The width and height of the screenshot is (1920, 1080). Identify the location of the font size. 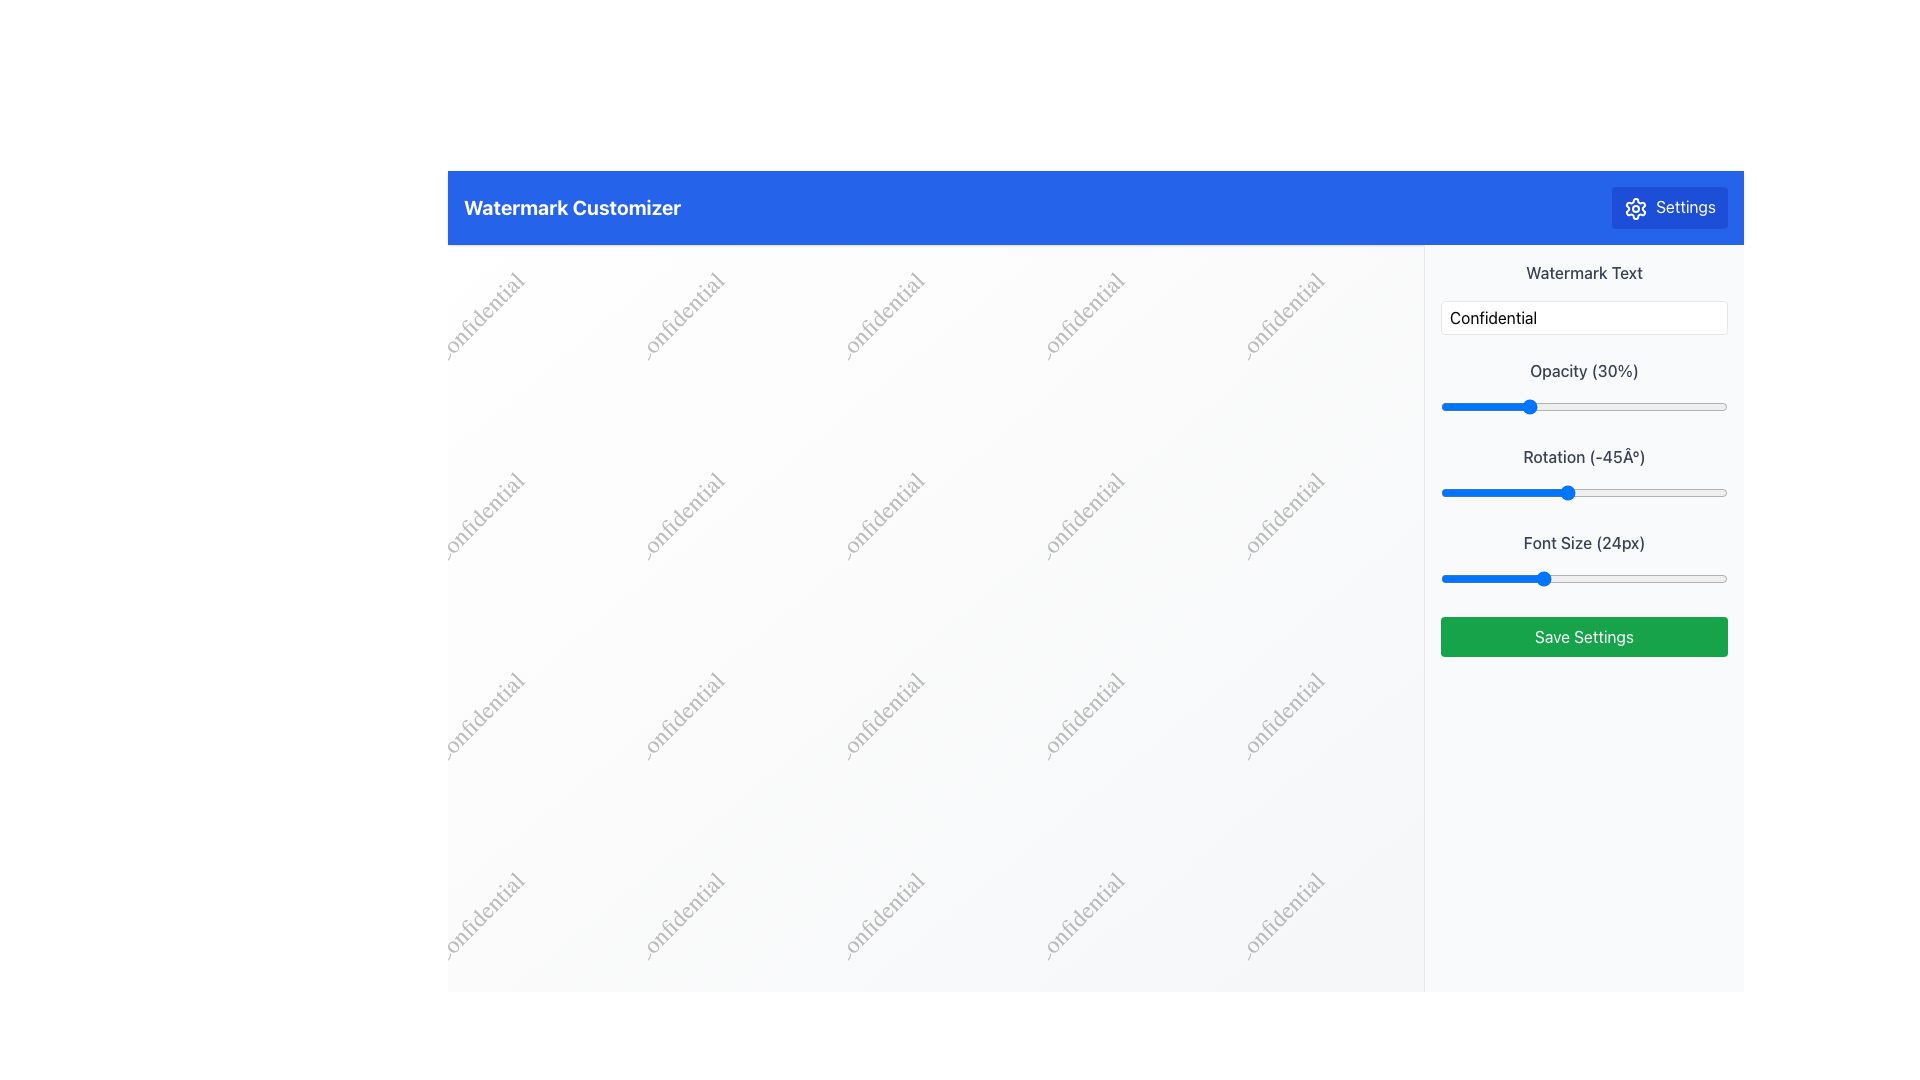
(1670, 578).